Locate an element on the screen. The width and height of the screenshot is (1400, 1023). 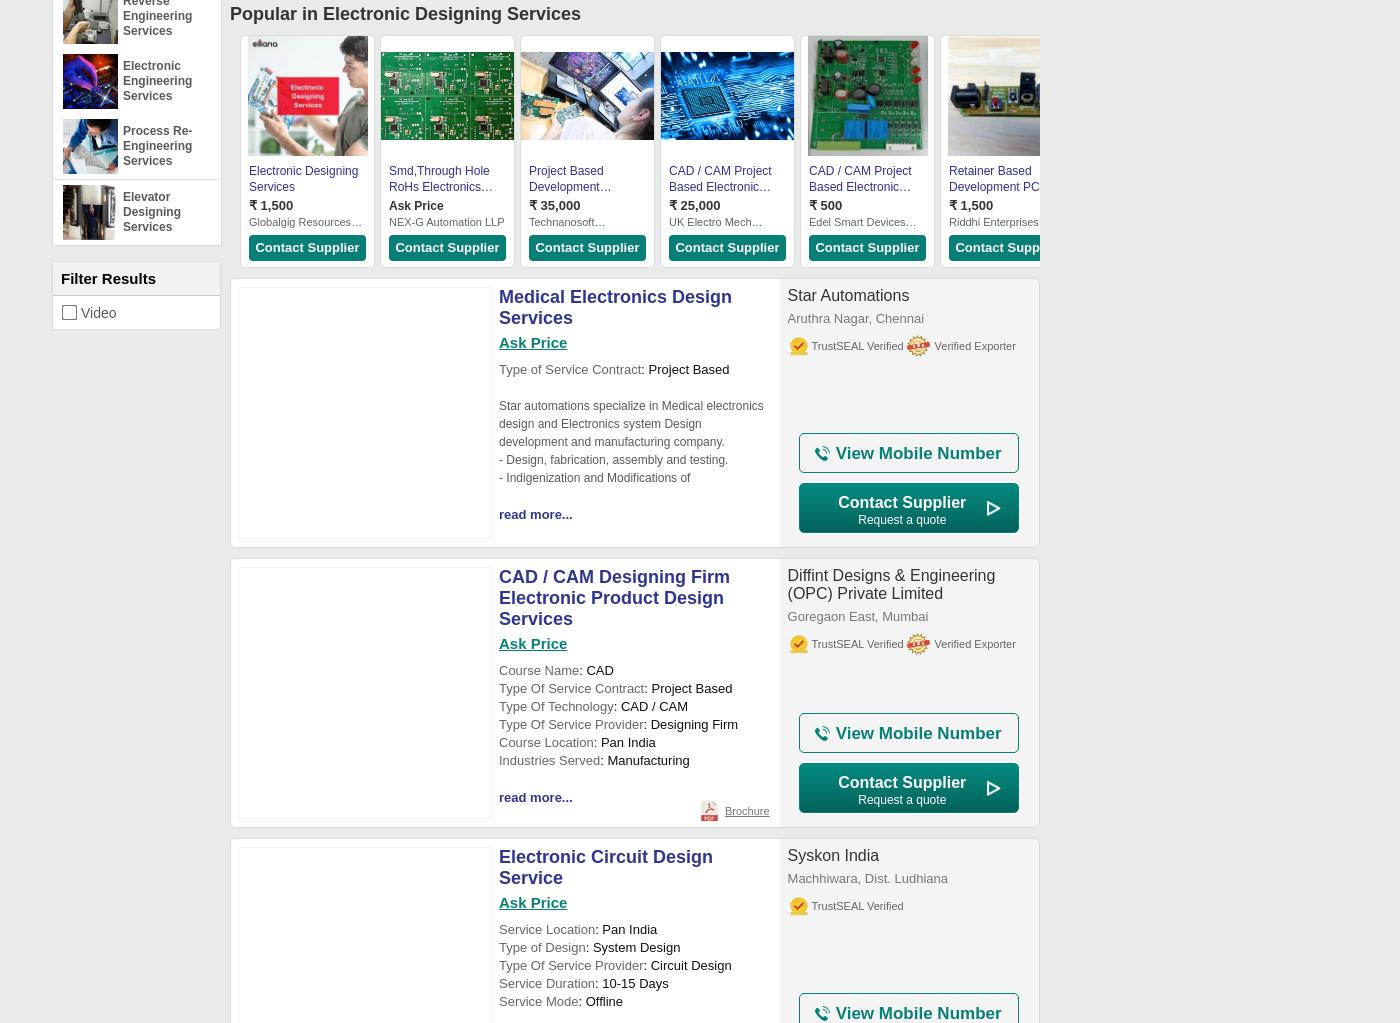
'UK Electro Mech Systems' is located at coordinates (709, 228).